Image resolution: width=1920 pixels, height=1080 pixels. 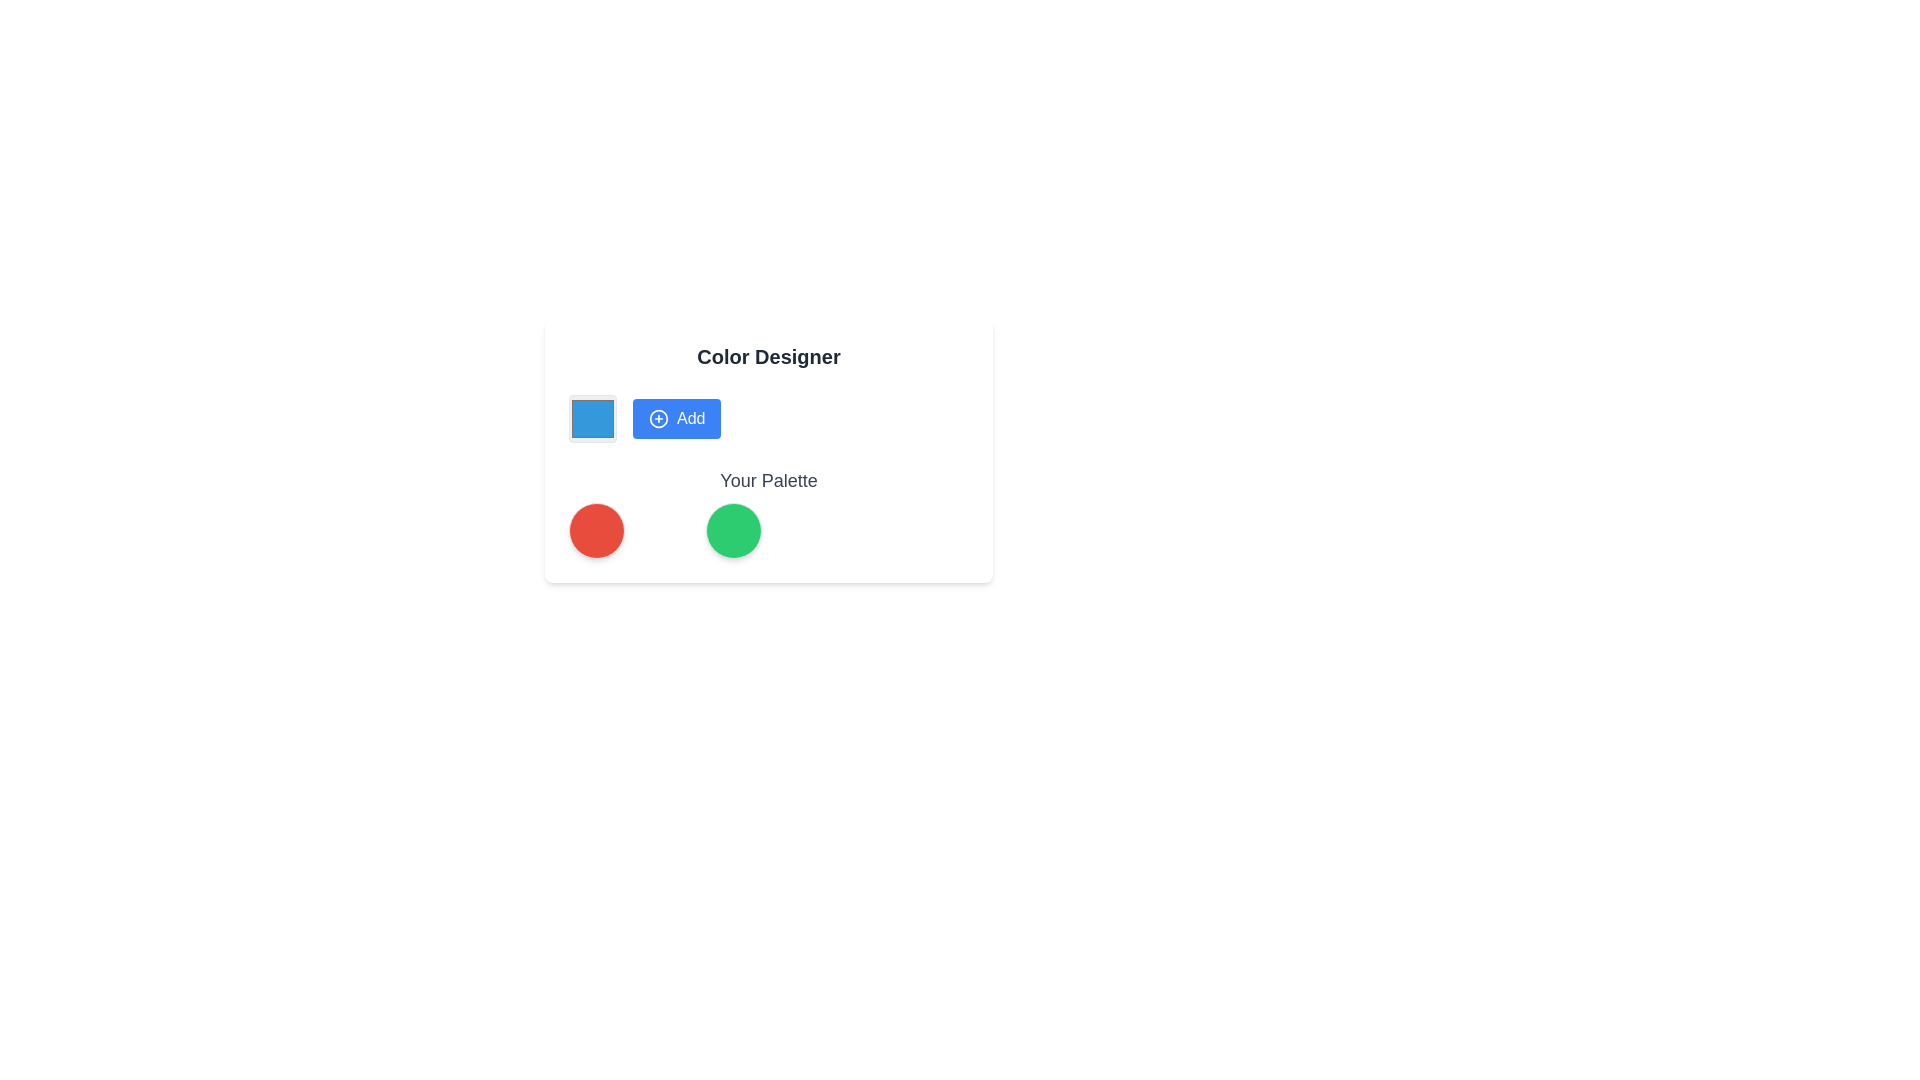 What do you see at coordinates (592, 418) in the screenshot?
I see `the blue square-shaped color selector or swatch component located as the first item from the left in a horizontal layout` at bounding box center [592, 418].